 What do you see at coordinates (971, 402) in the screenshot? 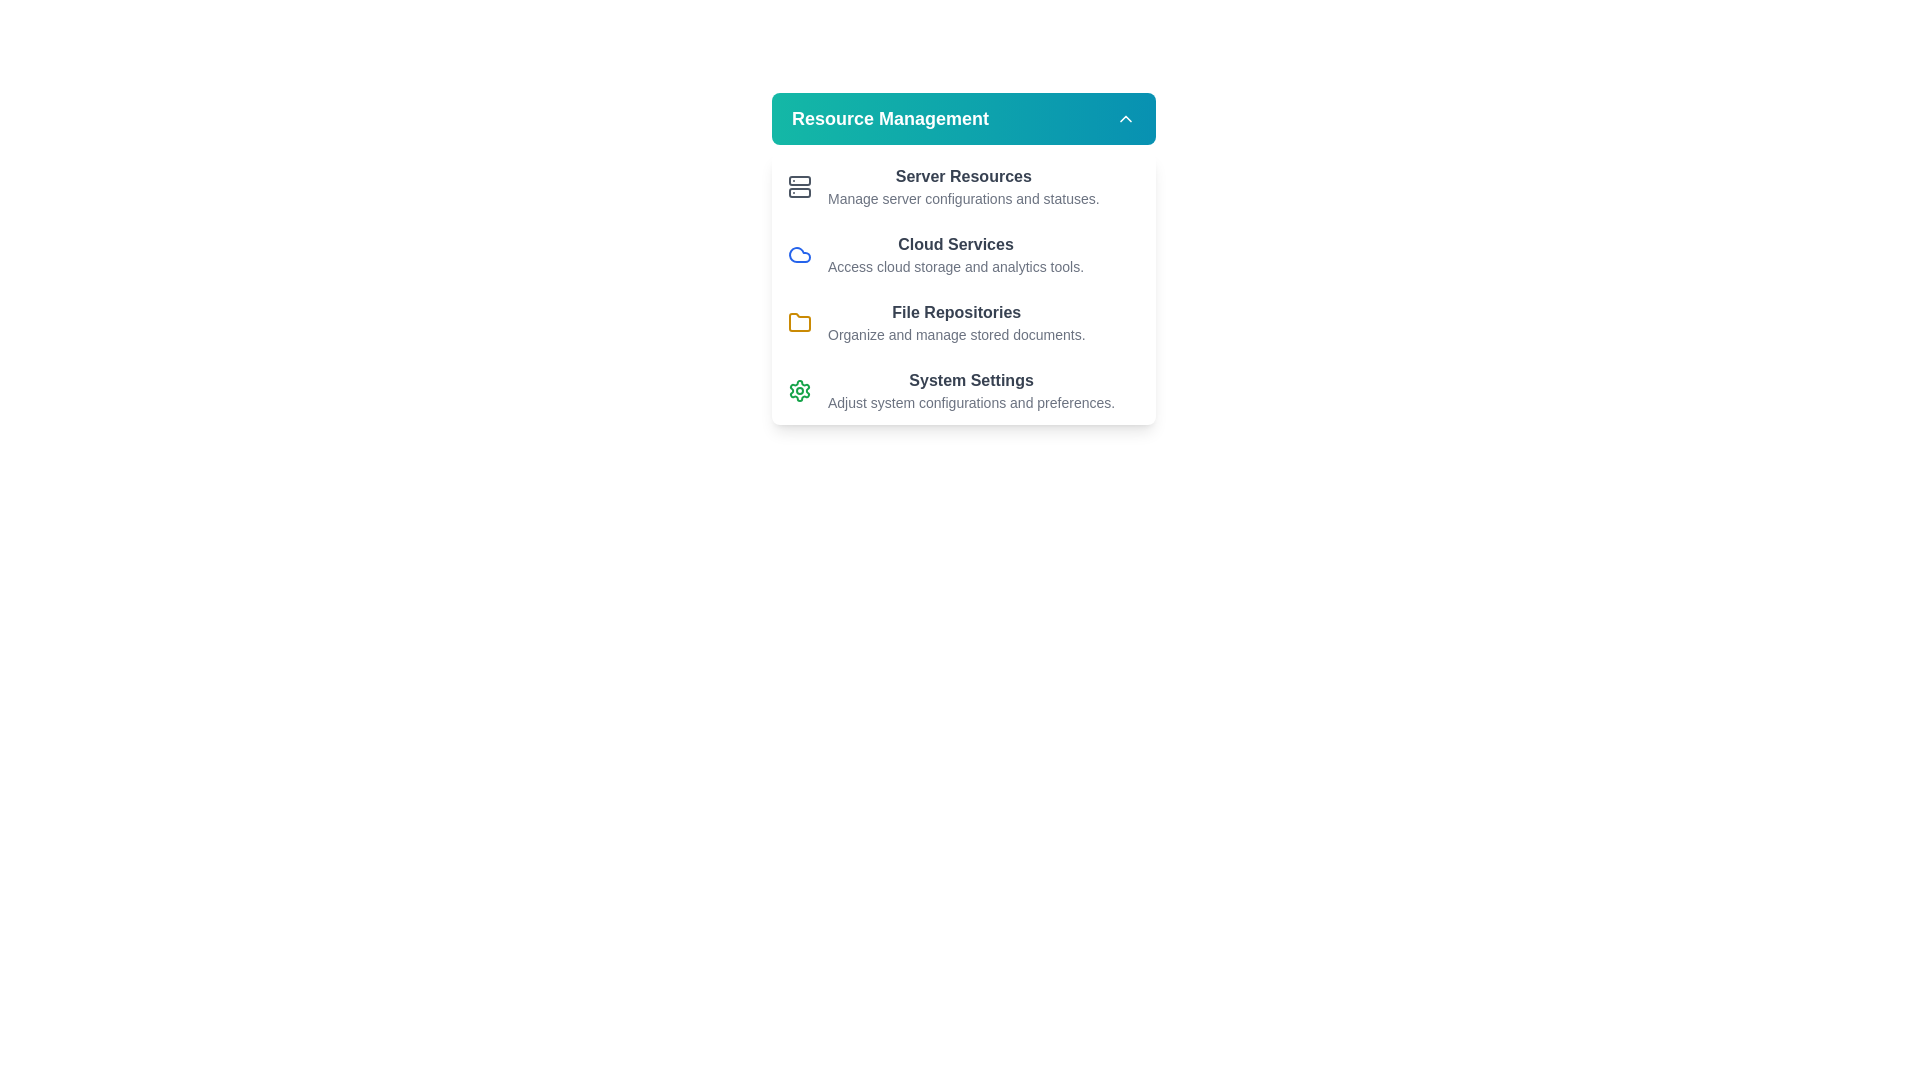
I see `the static text element displaying 'Adjust system configurations and preferences.' which is styled in a small gray font, located in the bottom-right quadrant of the 'Resource Management' card section` at bounding box center [971, 402].